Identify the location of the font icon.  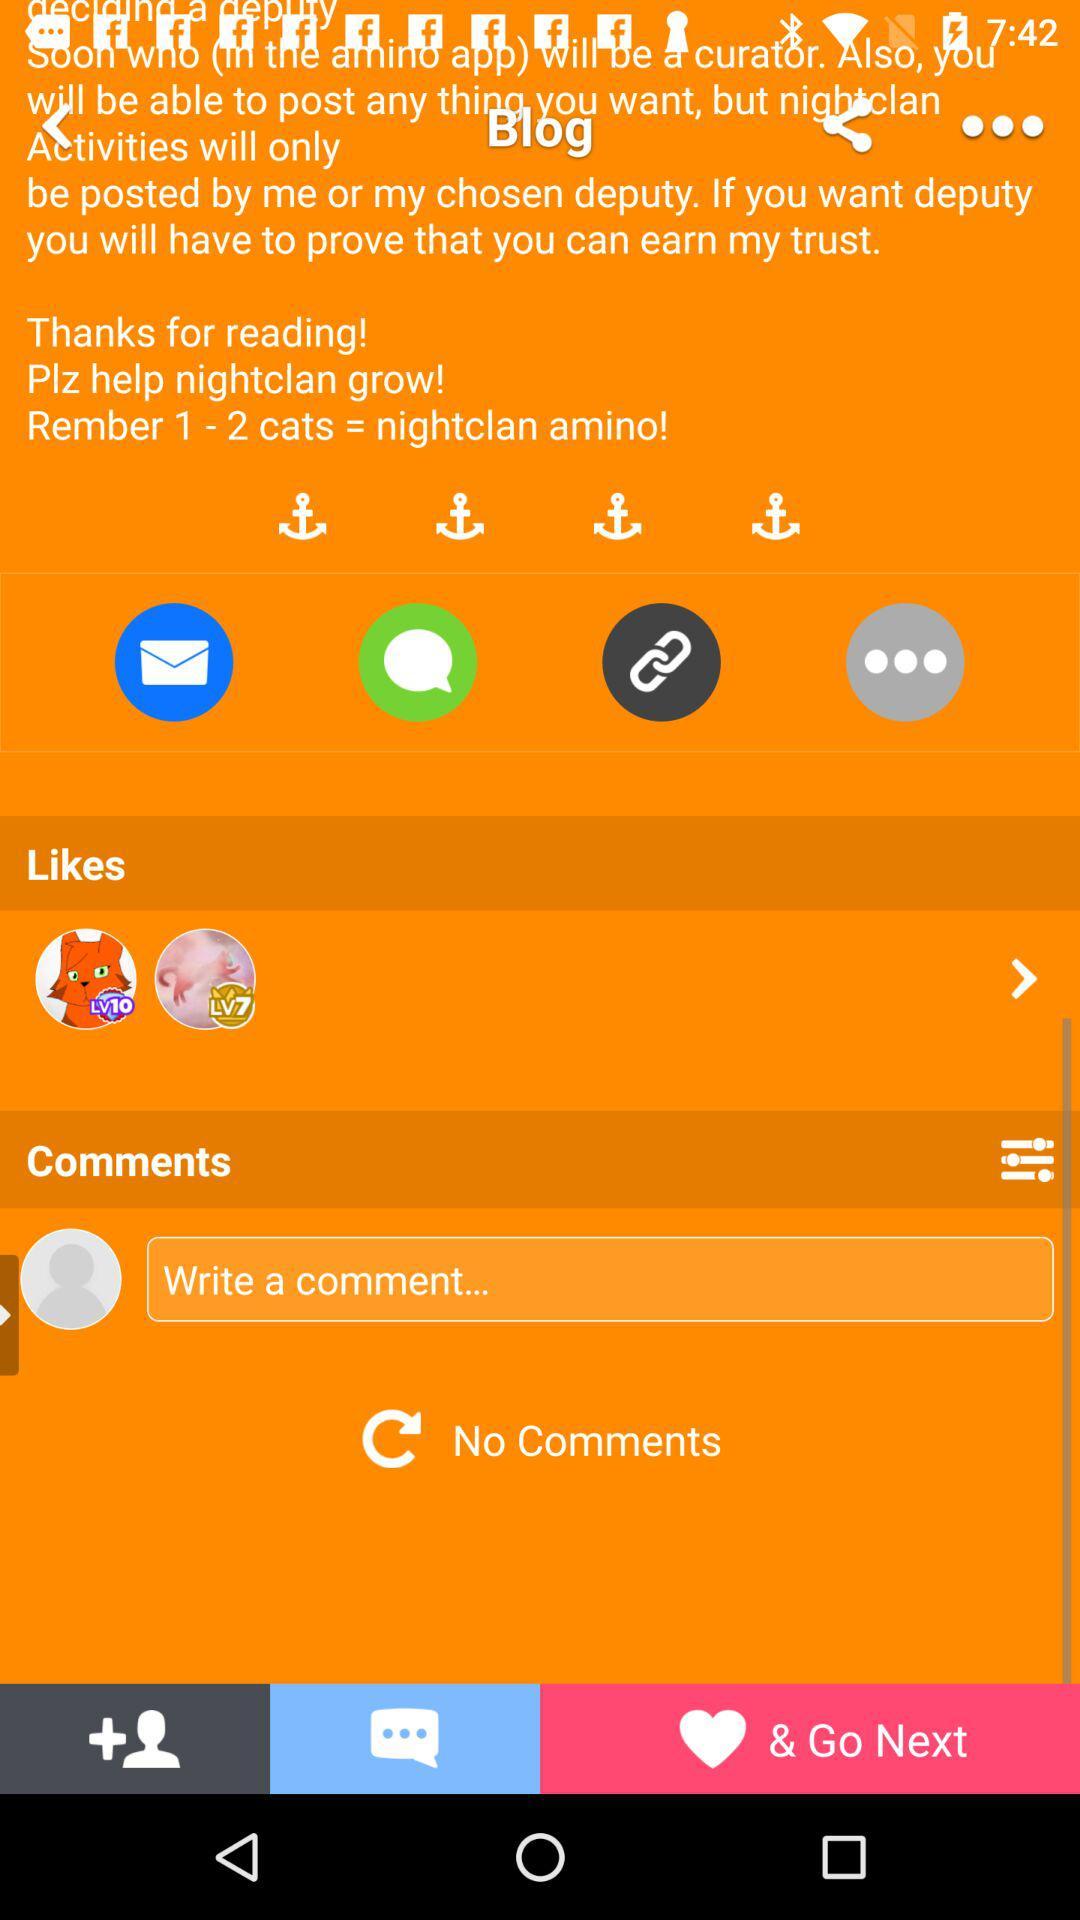
(135, 1737).